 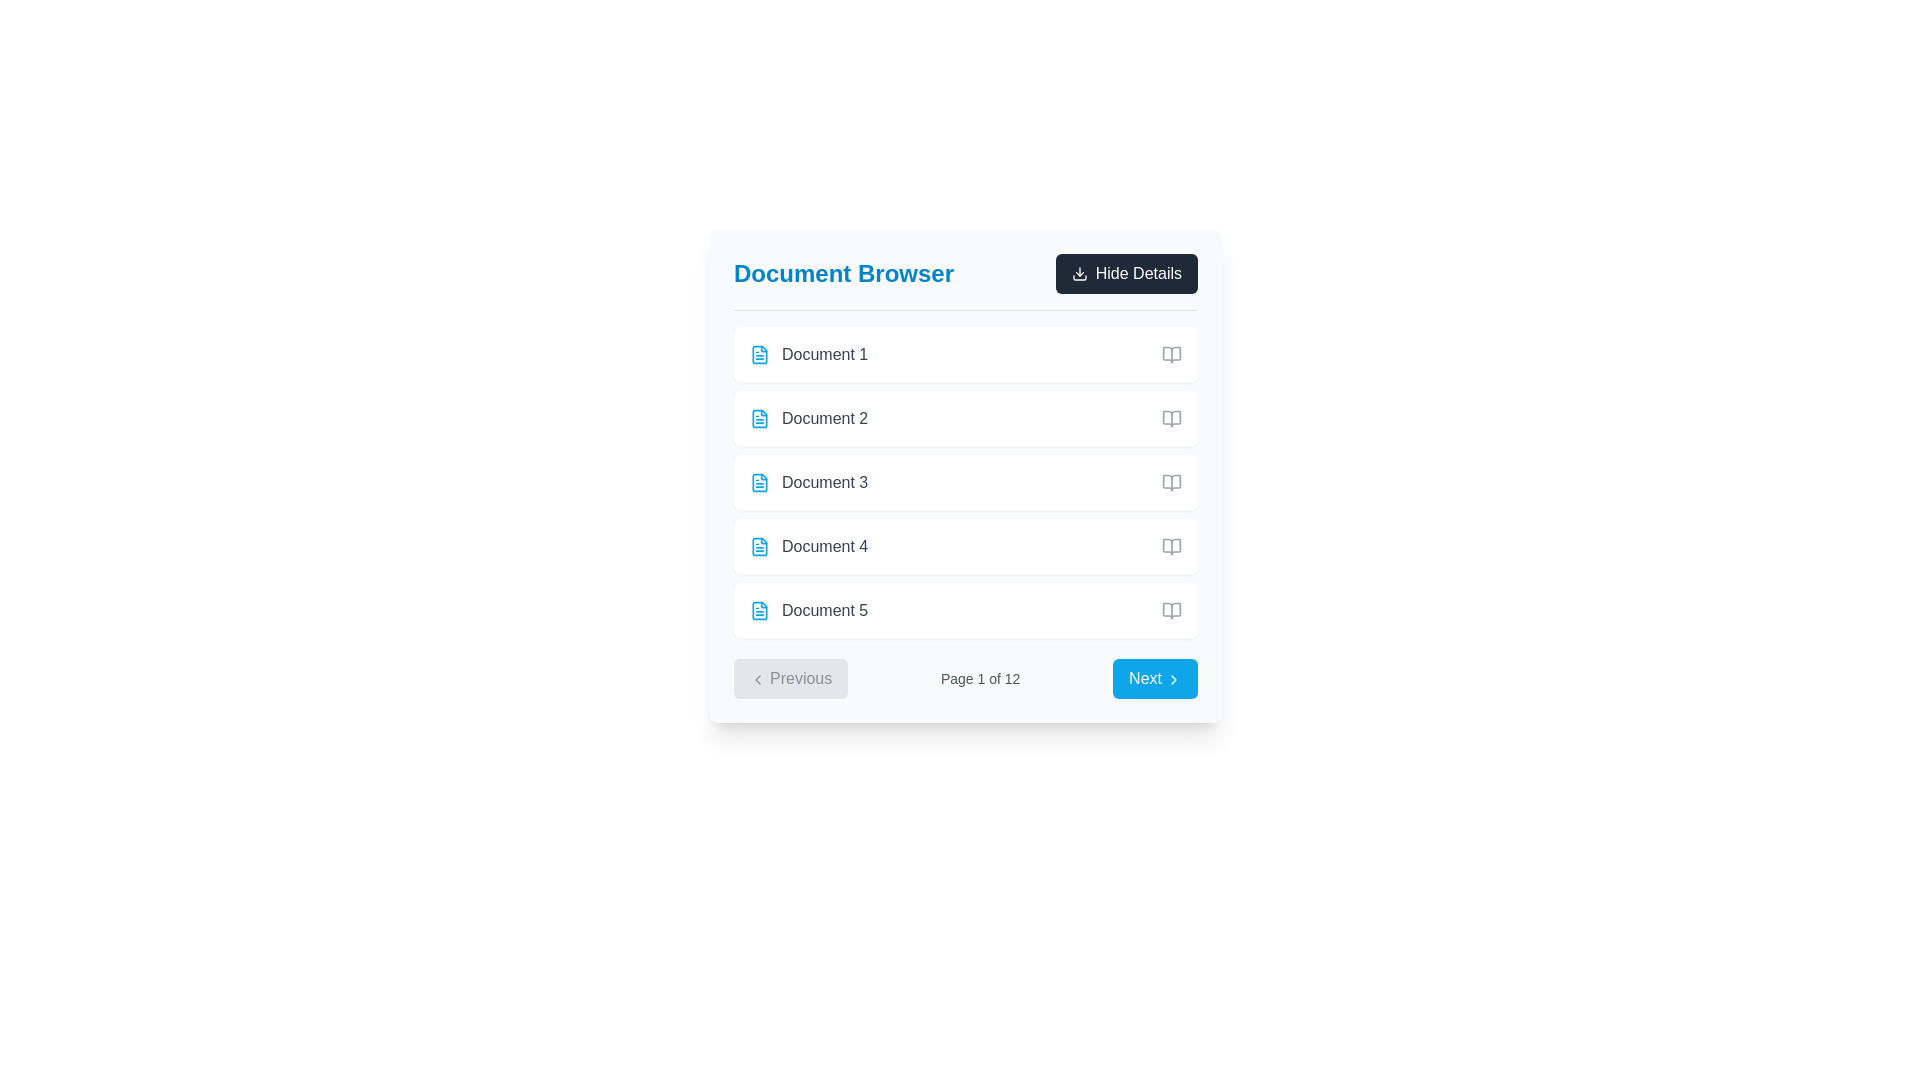 I want to click on on the first list item labeled 'Document 1' in the 'Document Browser' section, so click(x=809, y=353).